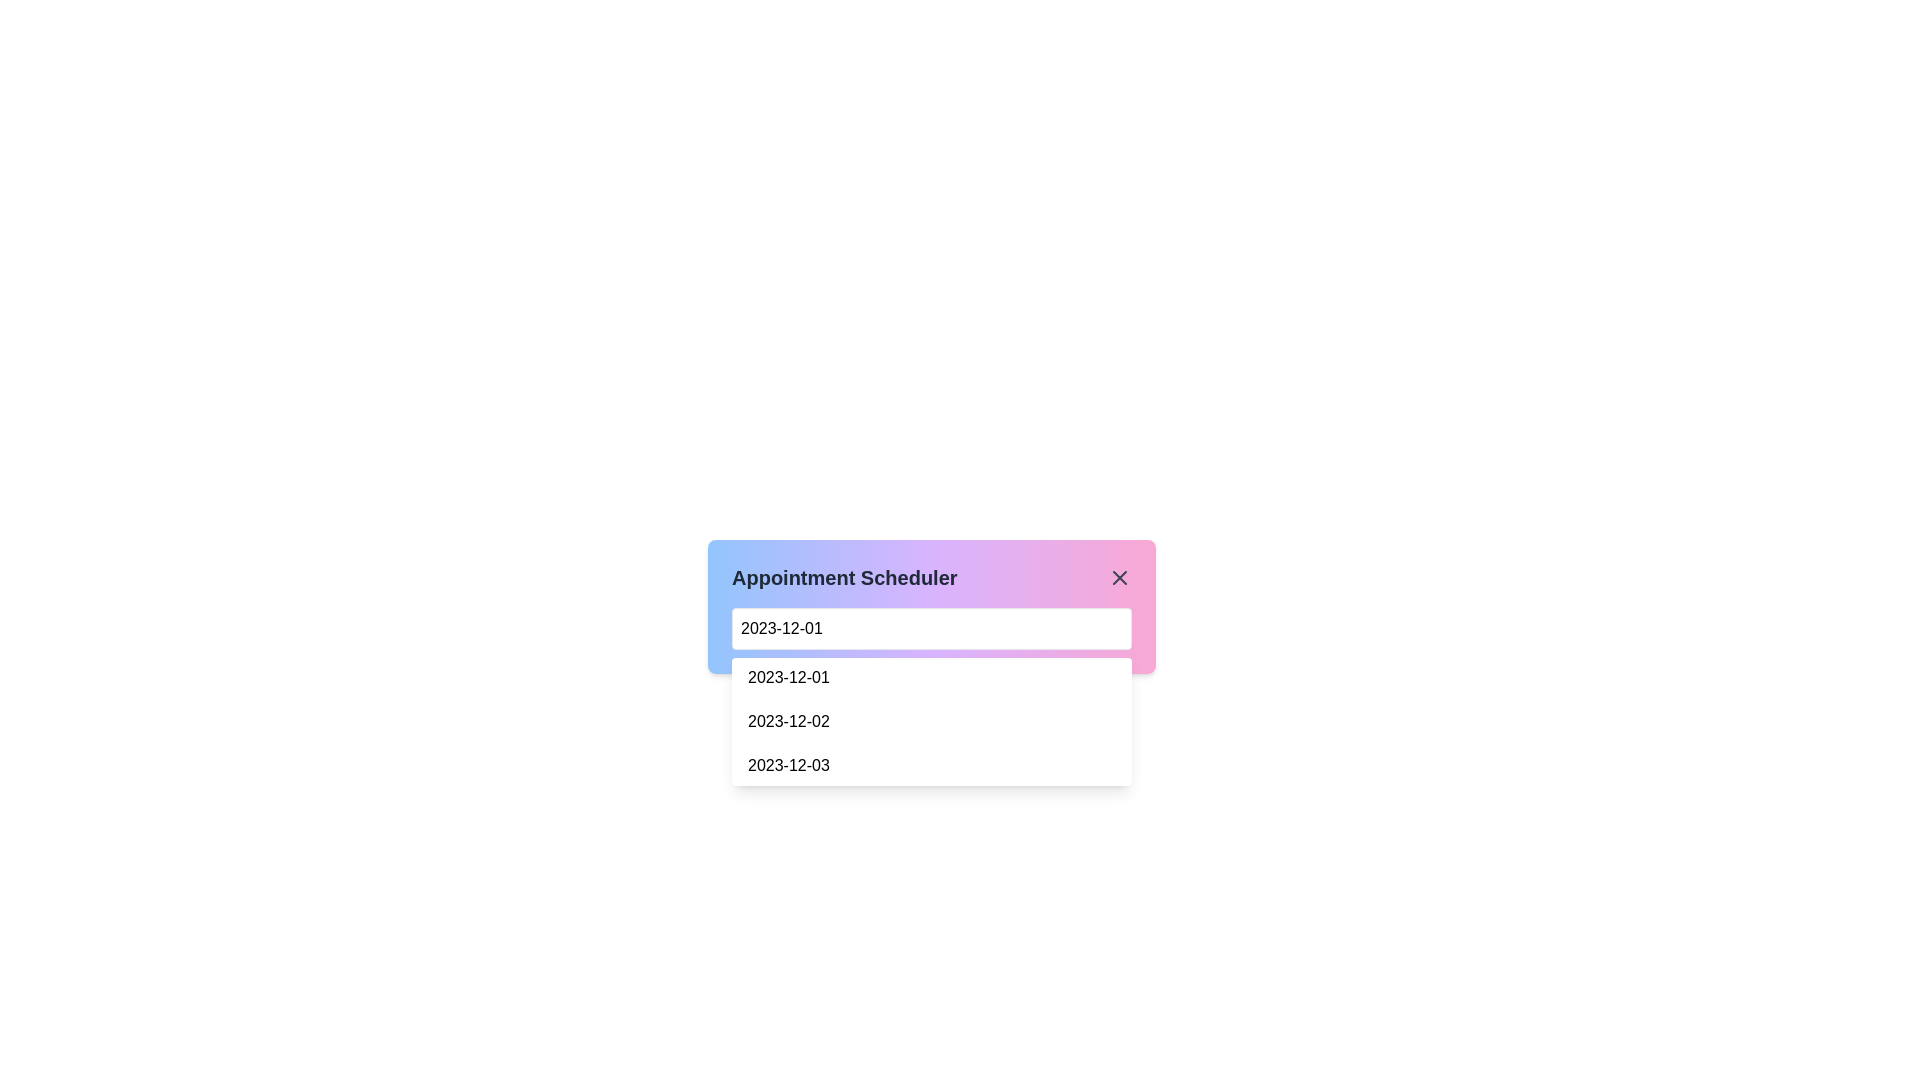  What do you see at coordinates (1118, 578) in the screenshot?
I see `the close button located in the top-right corner of the 'Appointment Scheduler' modal` at bounding box center [1118, 578].